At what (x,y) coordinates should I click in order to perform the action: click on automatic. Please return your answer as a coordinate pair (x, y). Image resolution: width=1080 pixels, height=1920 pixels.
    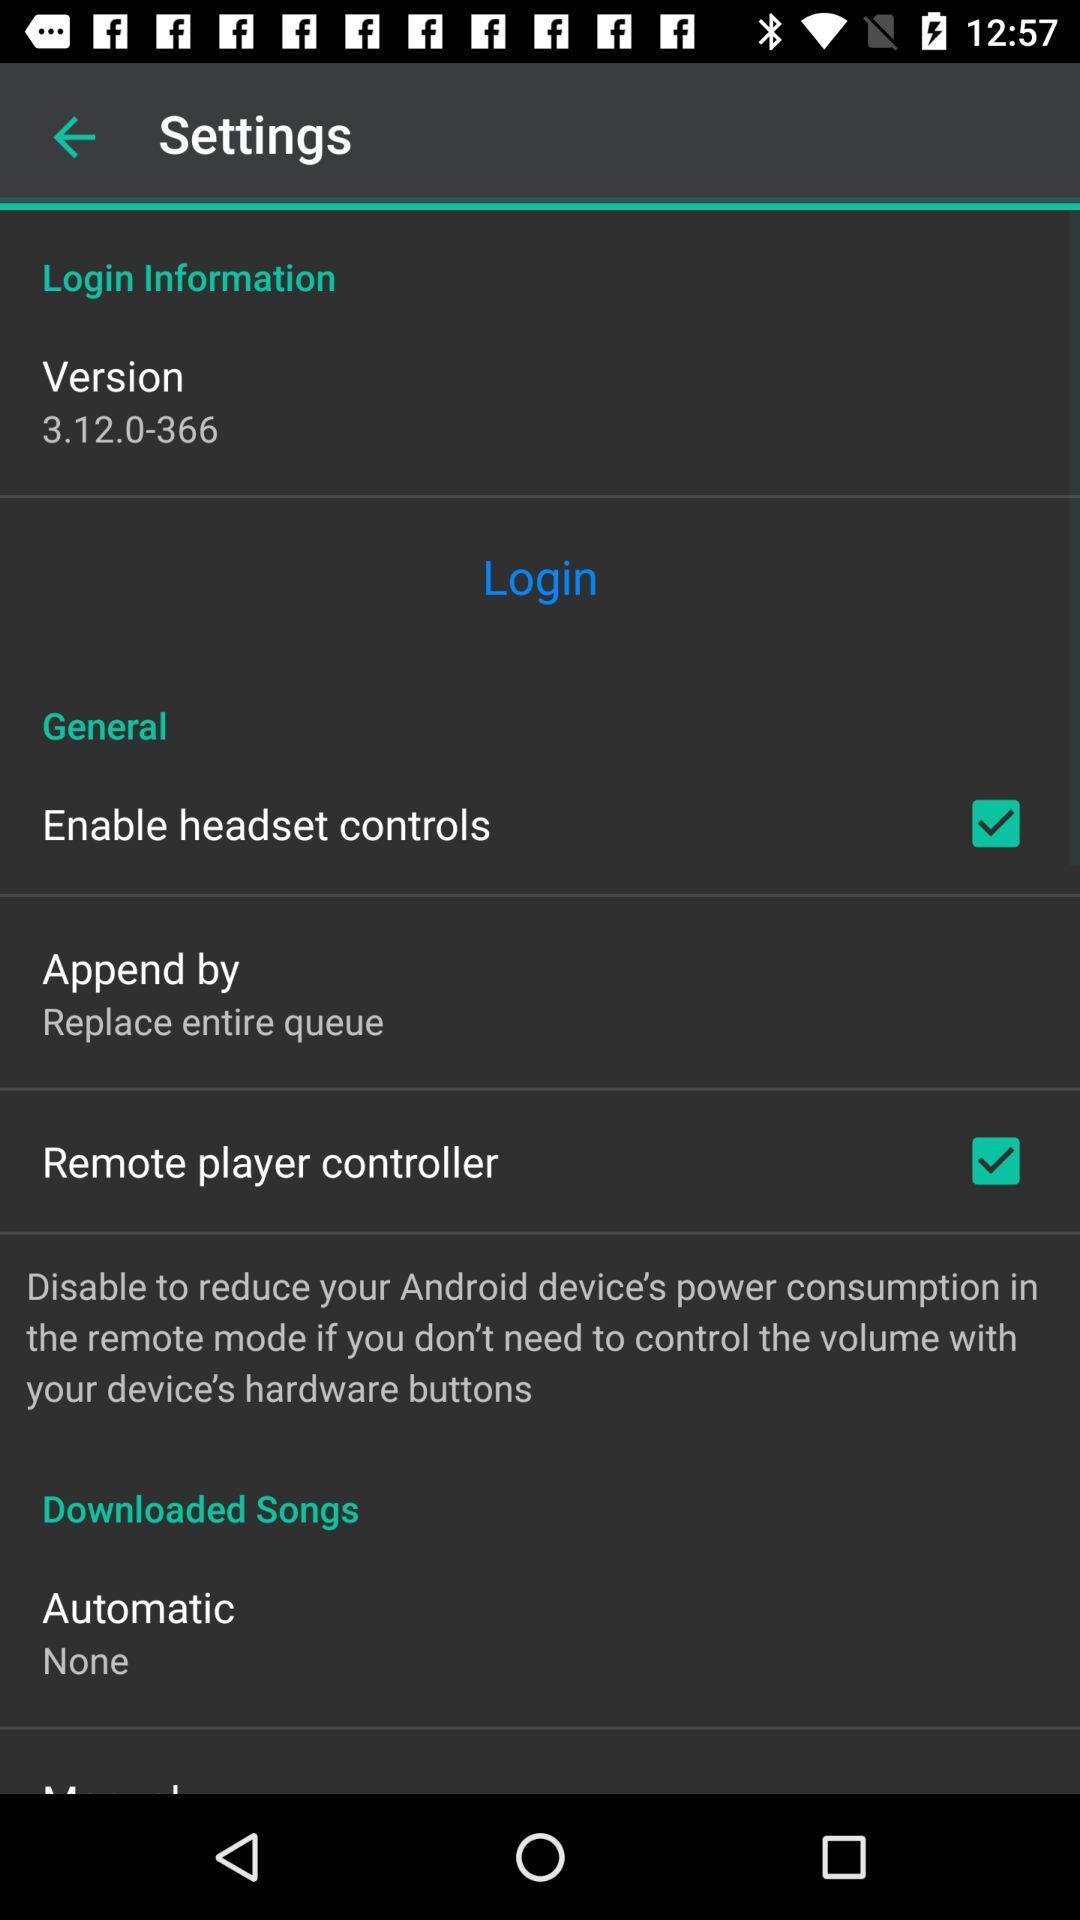
    Looking at the image, I should click on (137, 1606).